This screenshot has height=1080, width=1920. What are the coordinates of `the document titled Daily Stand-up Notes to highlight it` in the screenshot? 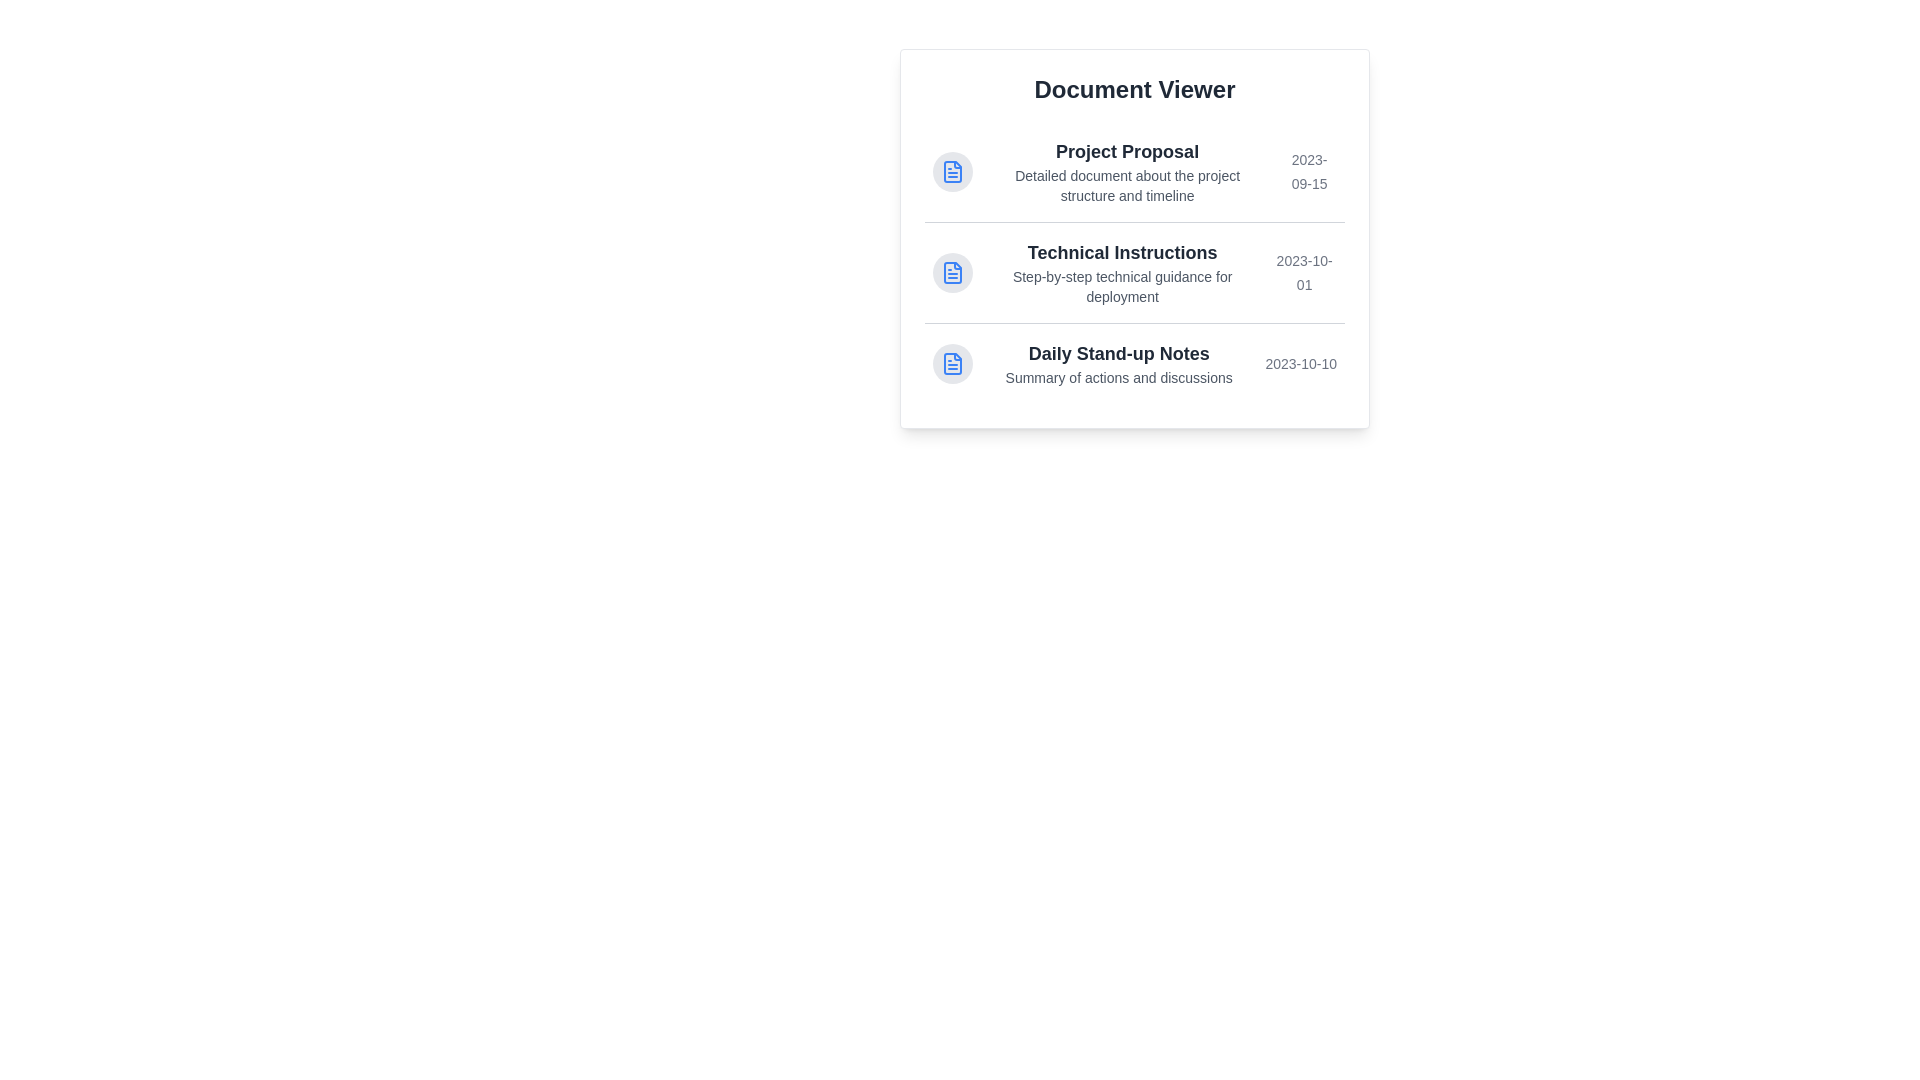 It's located at (1134, 363).